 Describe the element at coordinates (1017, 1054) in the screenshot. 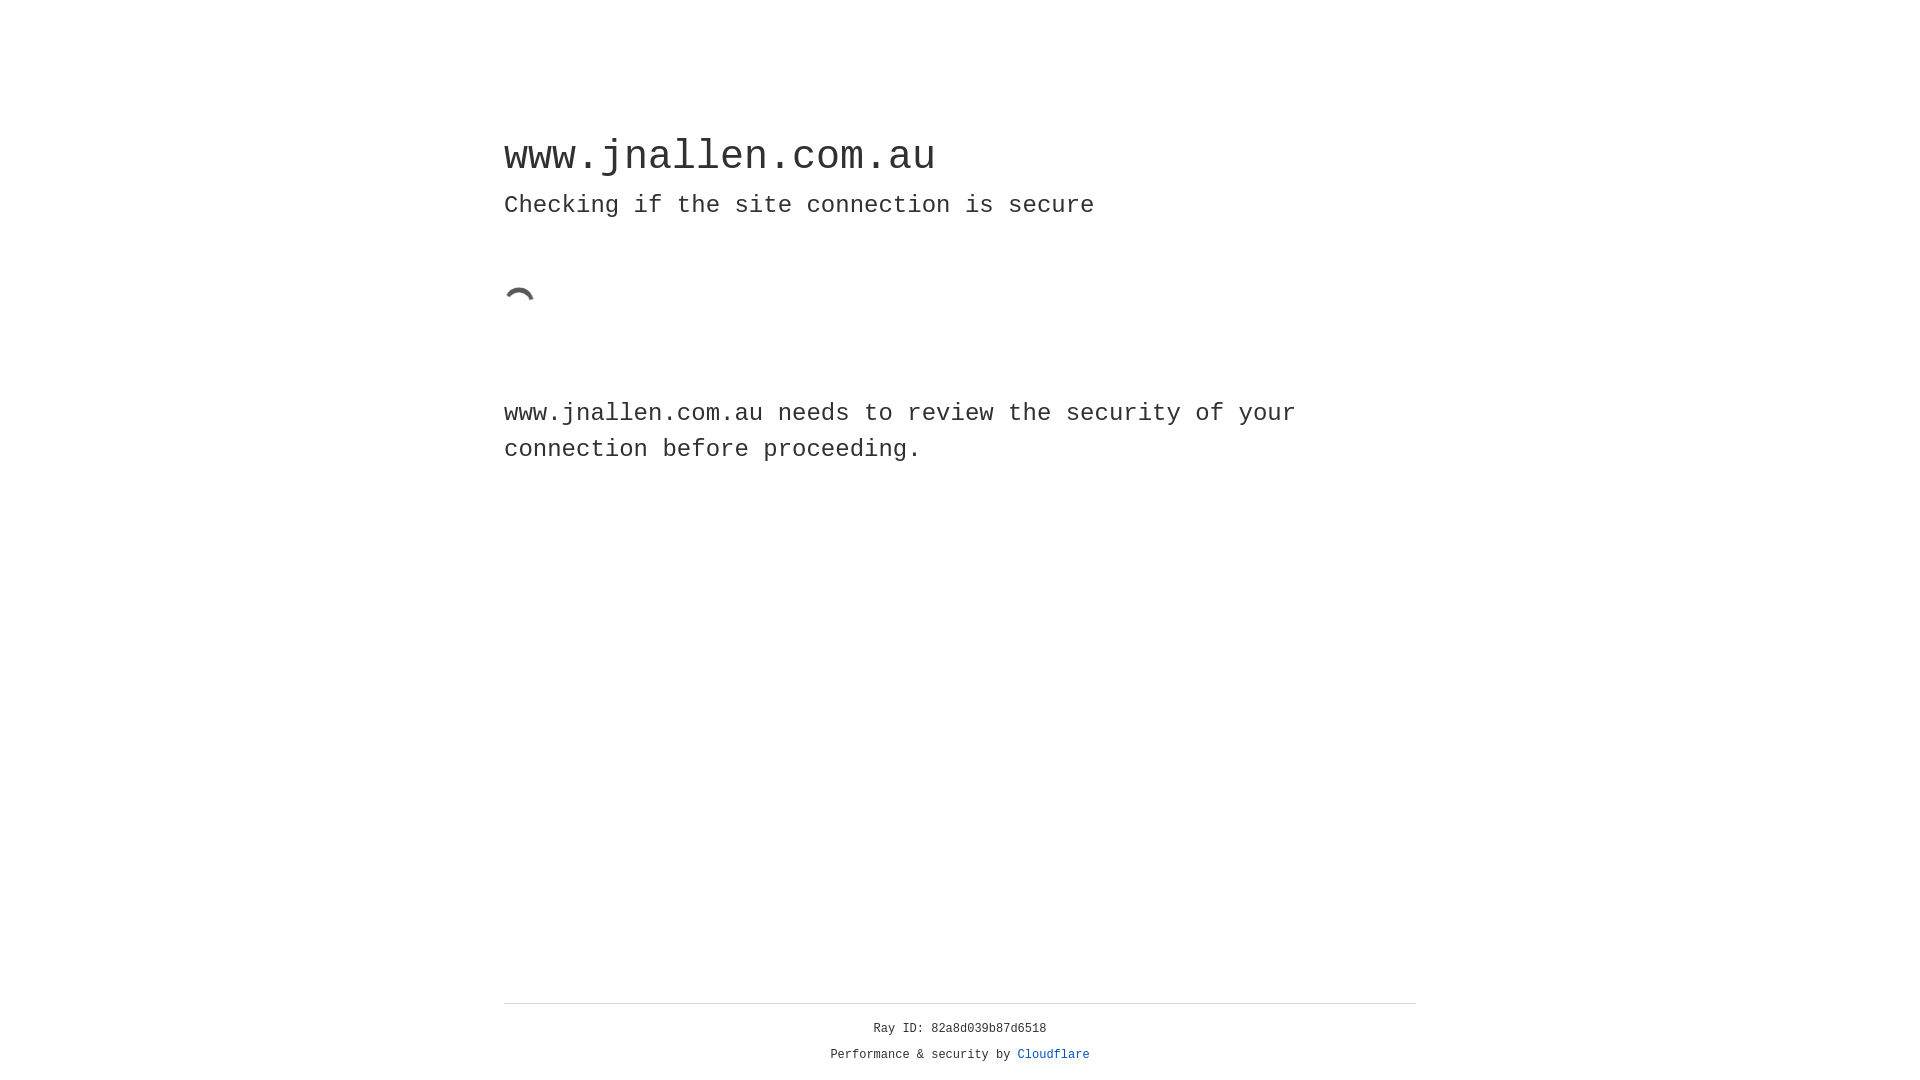

I see `'Cloudflare'` at that location.